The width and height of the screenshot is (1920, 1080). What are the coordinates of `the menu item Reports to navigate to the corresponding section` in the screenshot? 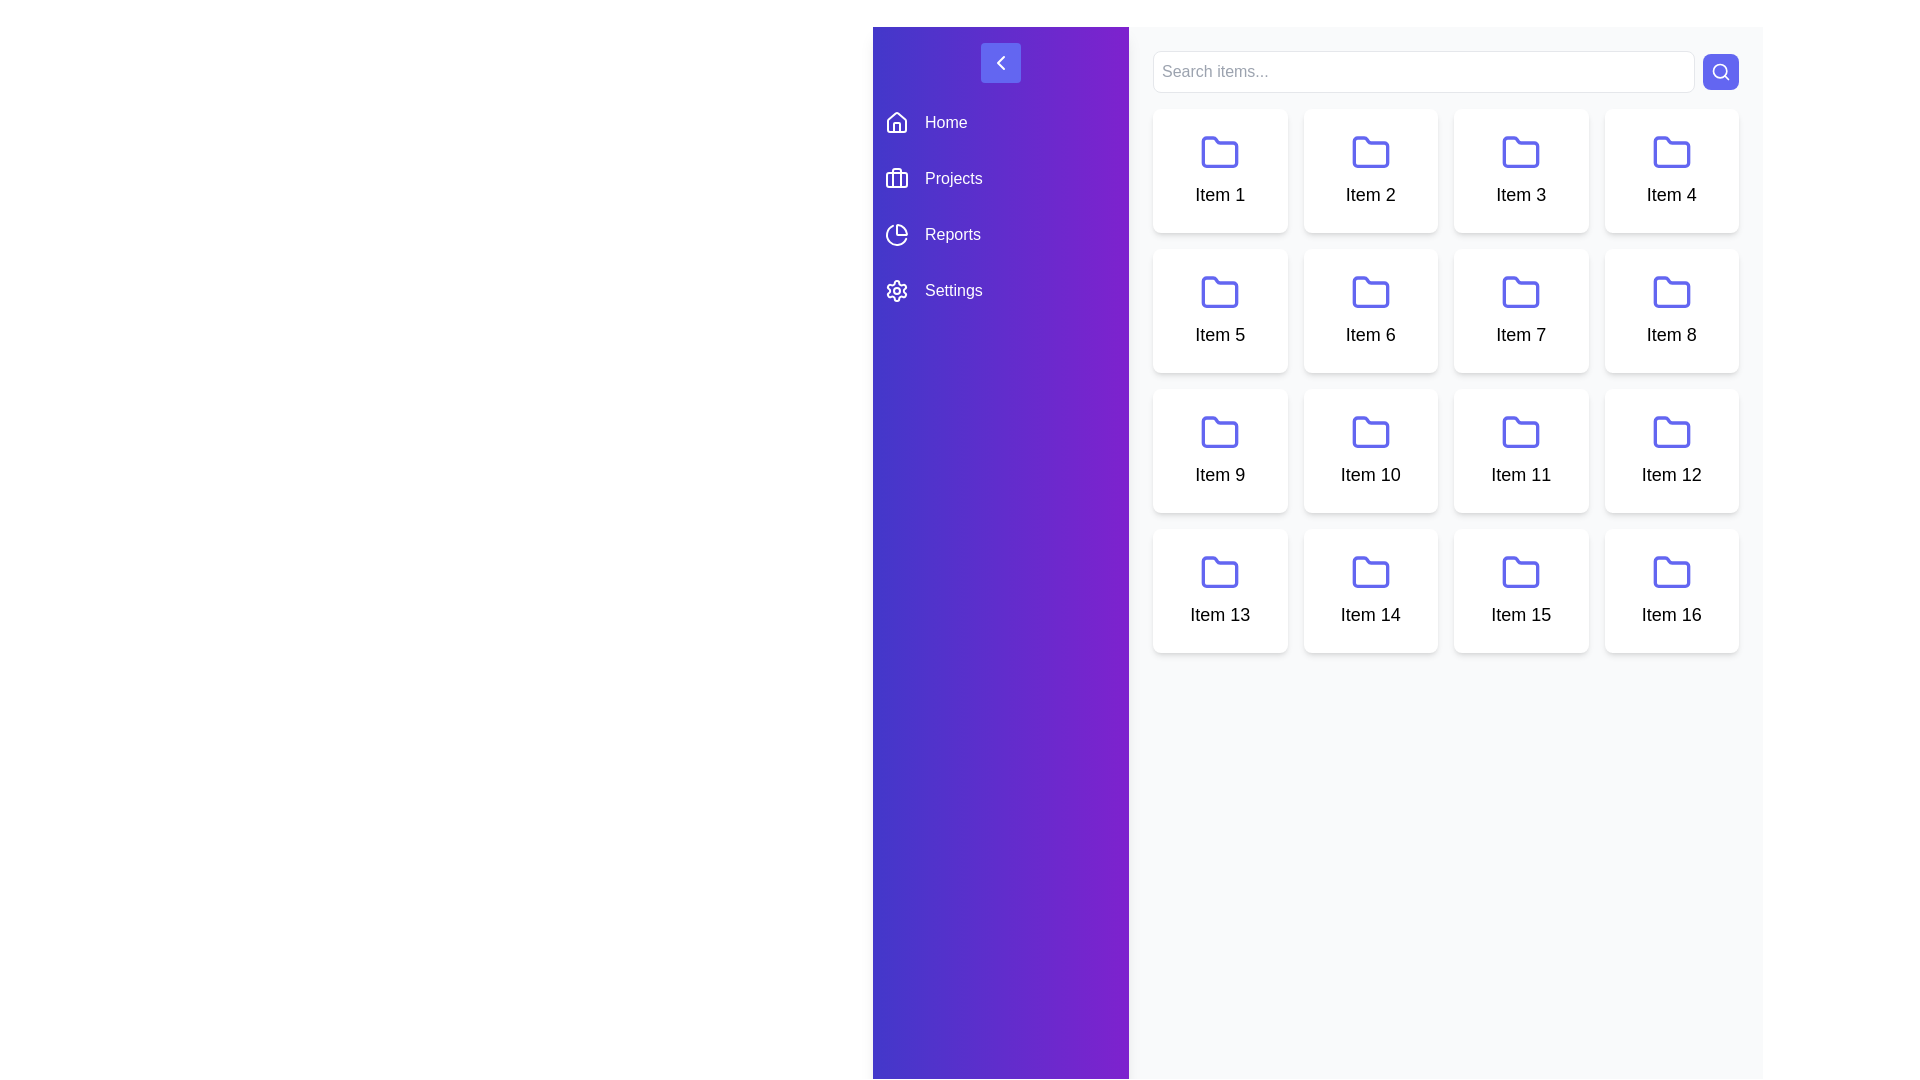 It's located at (1001, 234).